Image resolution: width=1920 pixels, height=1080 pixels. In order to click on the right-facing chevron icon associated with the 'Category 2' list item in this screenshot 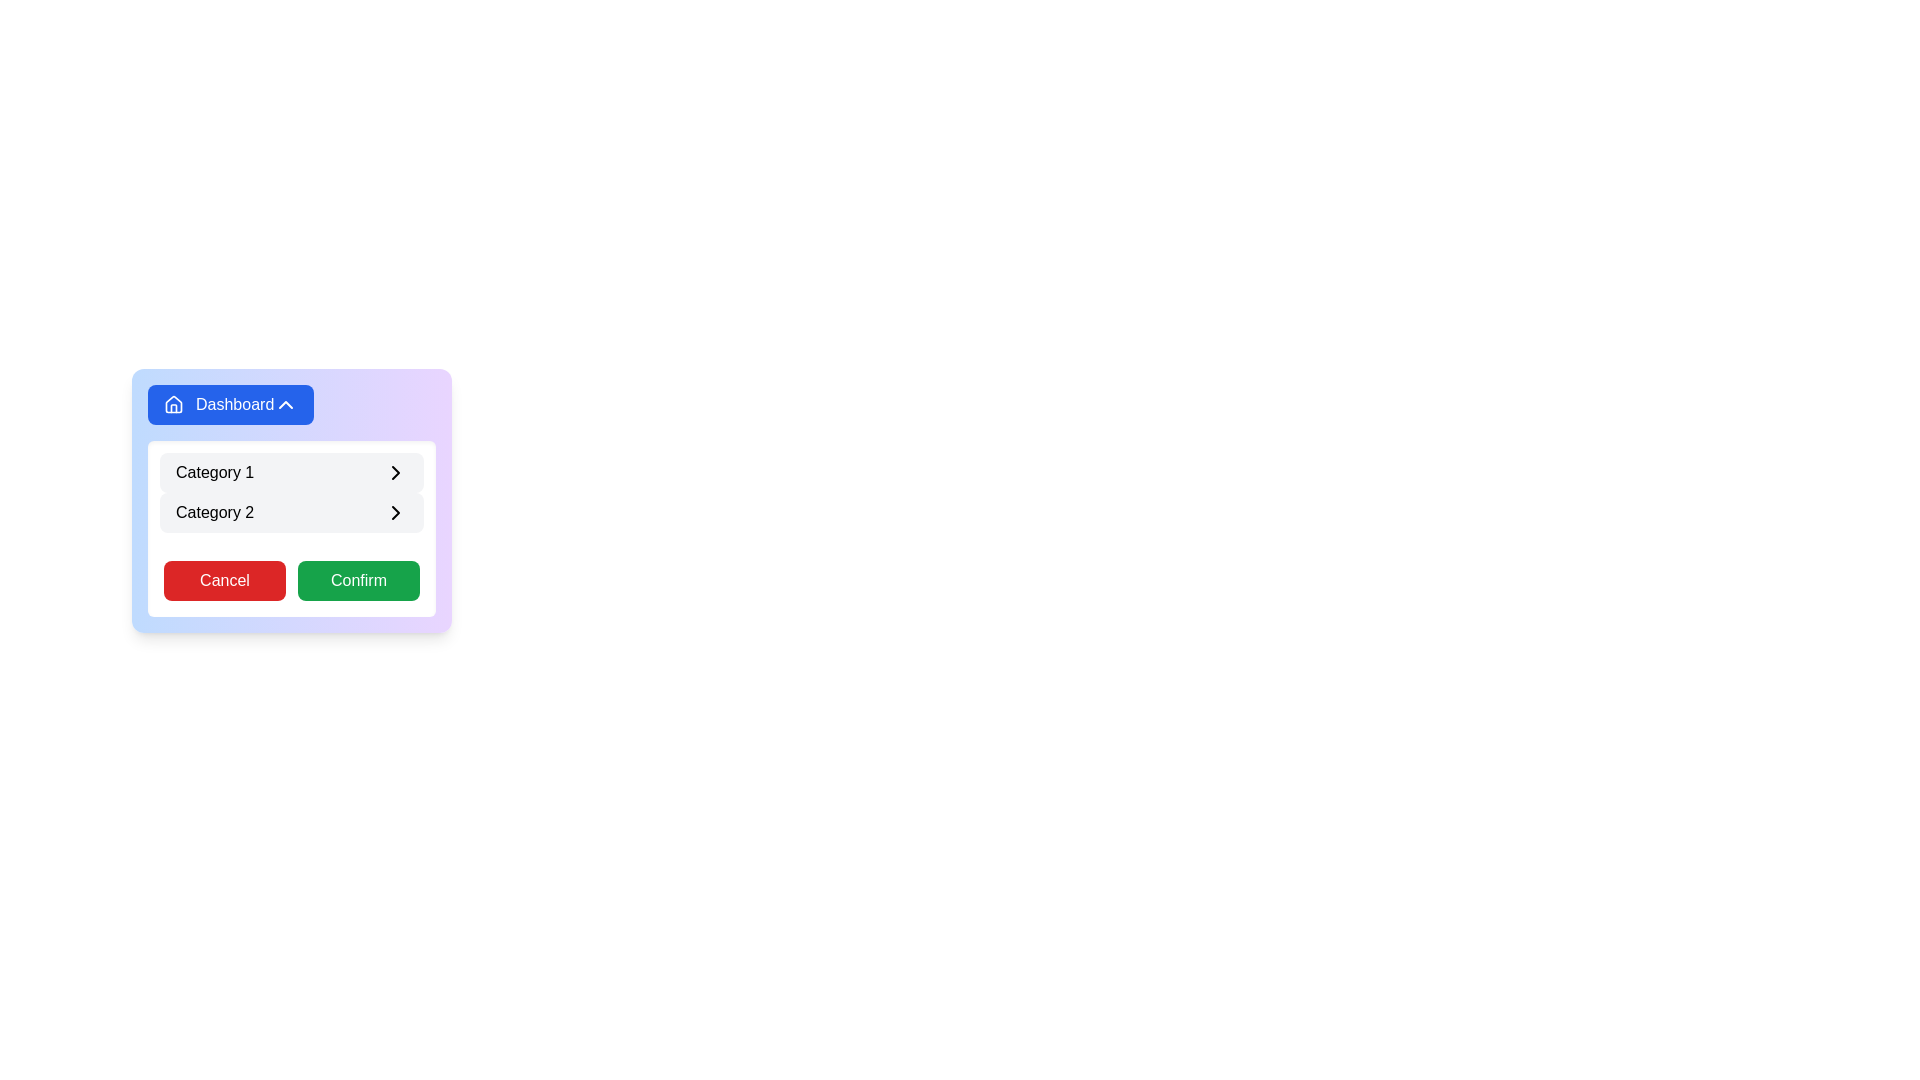, I will do `click(395, 512)`.